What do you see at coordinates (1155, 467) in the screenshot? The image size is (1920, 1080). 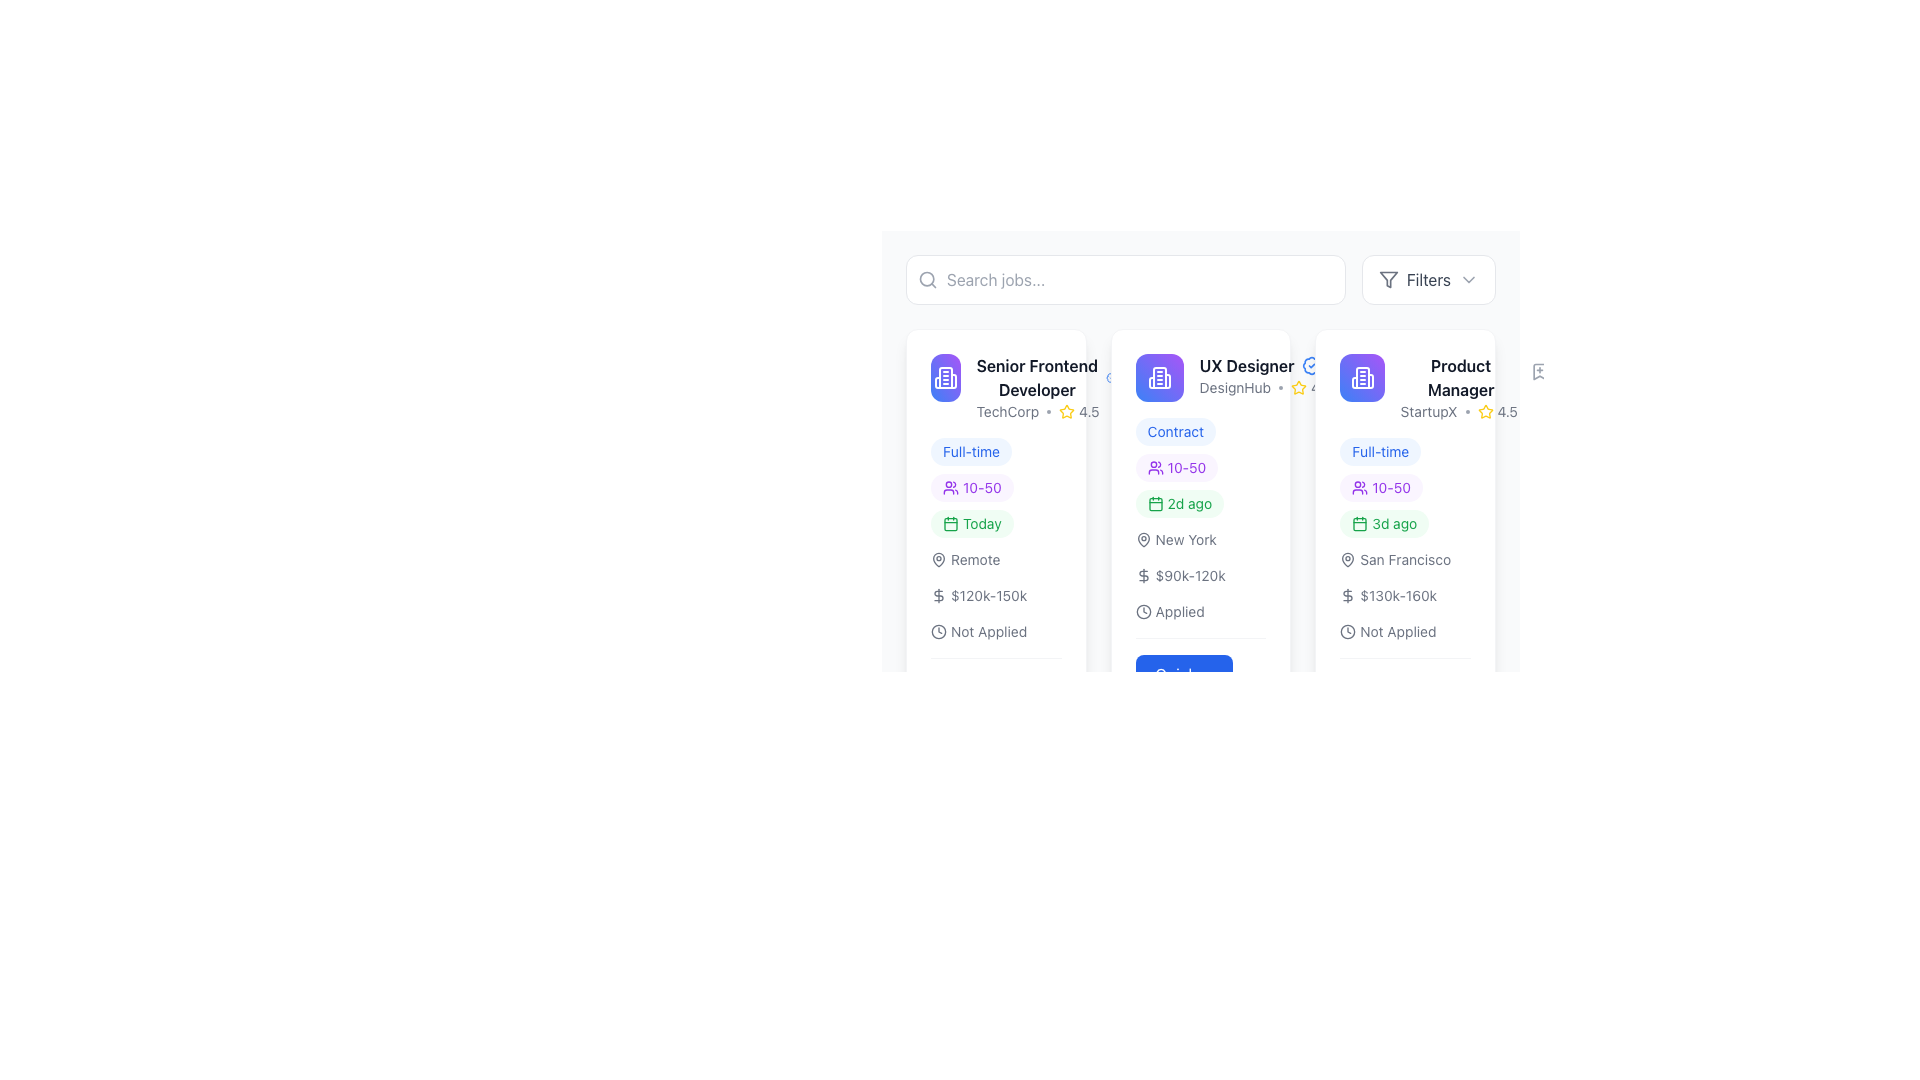 I see `the user silhouette icon within the badge-like component that contains the text '10-50', located at the top of the card representing a role or opportunity` at bounding box center [1155, 467].